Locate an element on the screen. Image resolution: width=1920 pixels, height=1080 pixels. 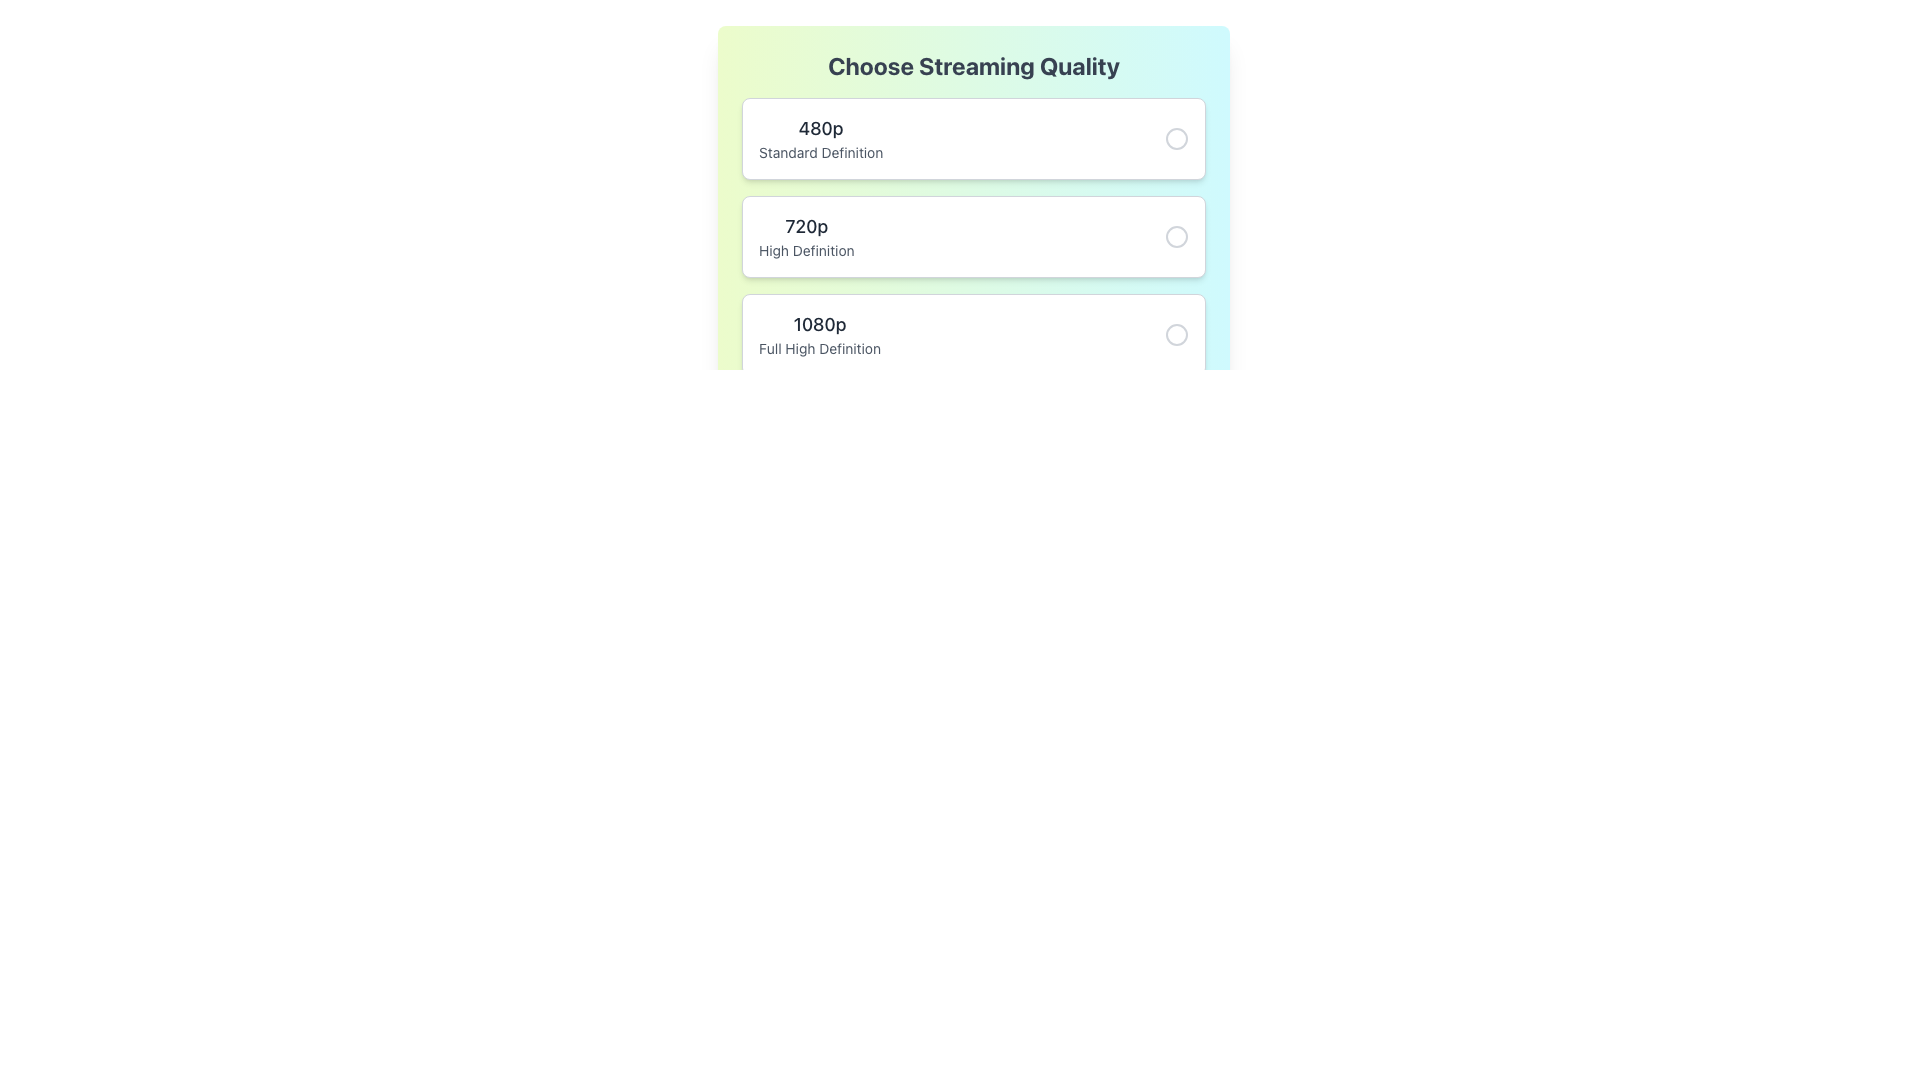
header text content located at the top of the streaming quality section, which informs the user about the purpose of the options below is located at coordinates (974, 64).